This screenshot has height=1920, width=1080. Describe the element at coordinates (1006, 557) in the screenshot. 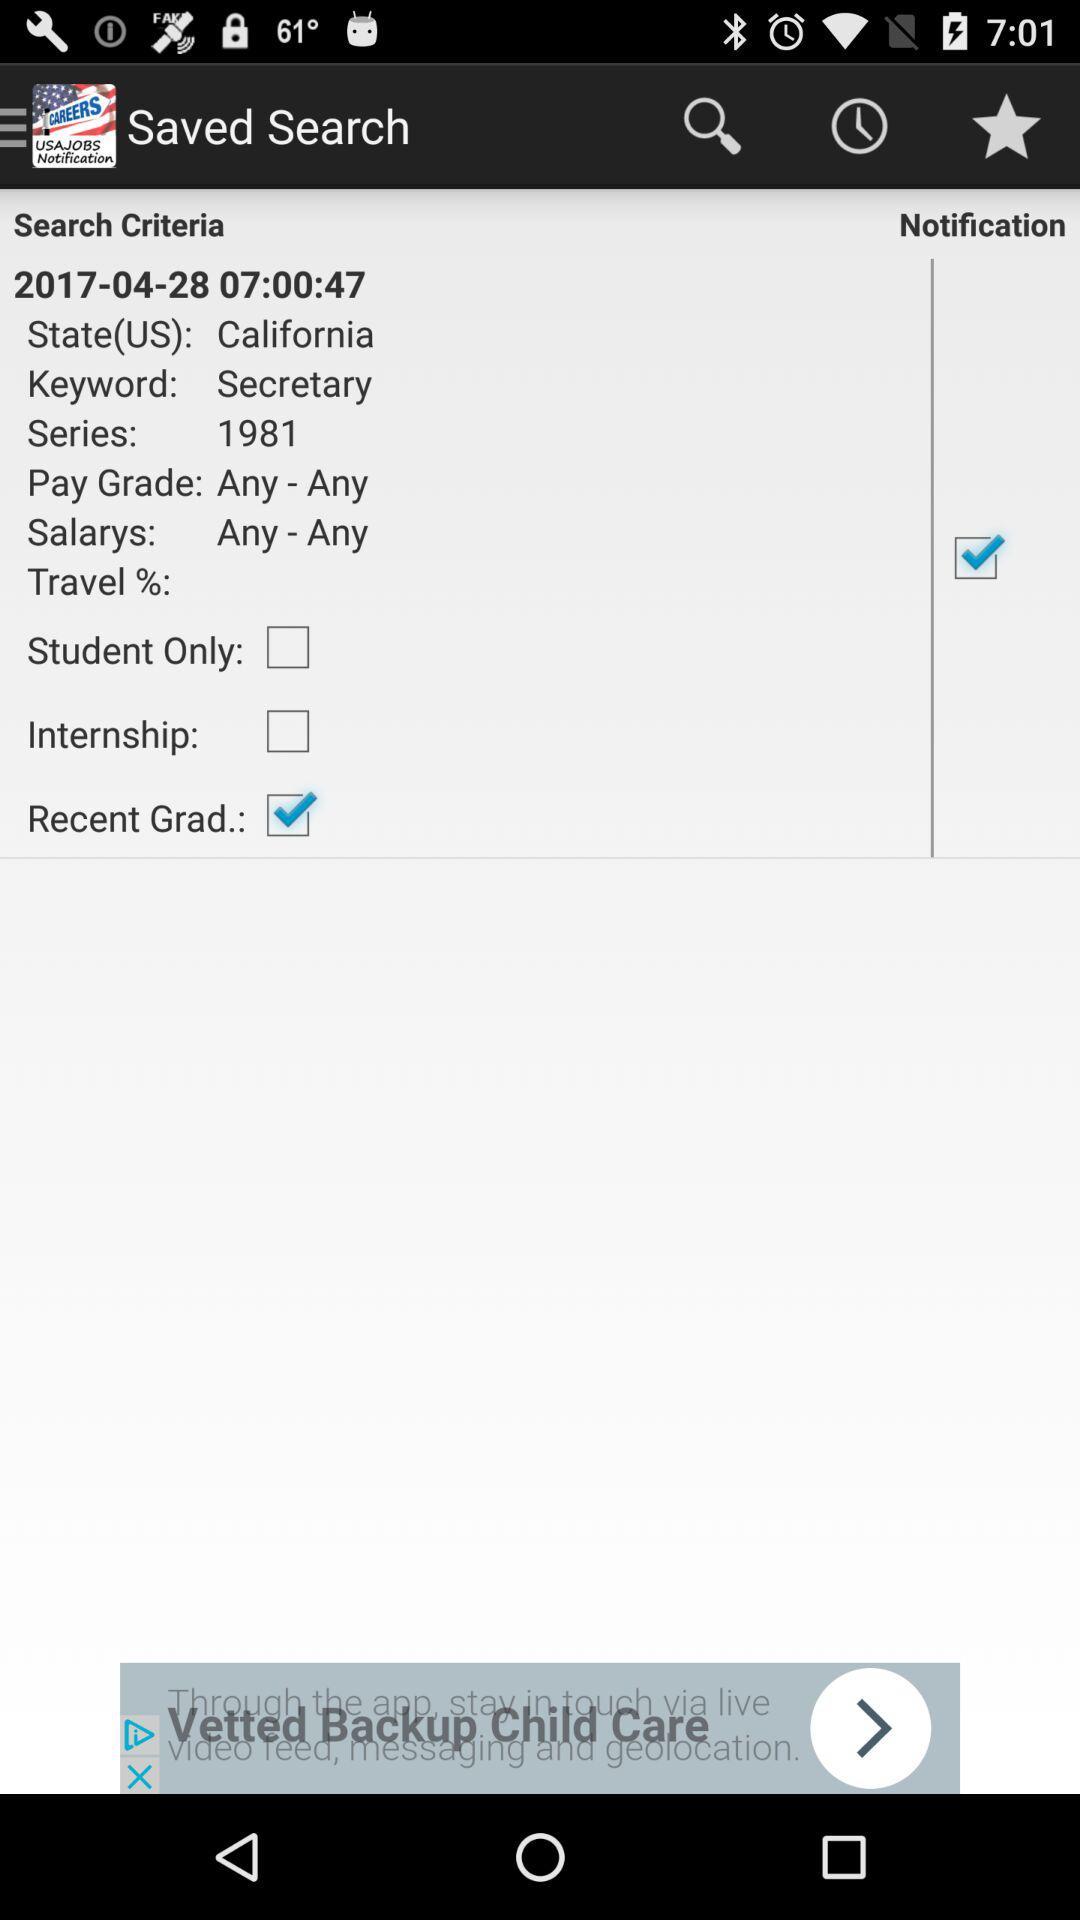

I see `activate or deactivate the notifications` at that location.